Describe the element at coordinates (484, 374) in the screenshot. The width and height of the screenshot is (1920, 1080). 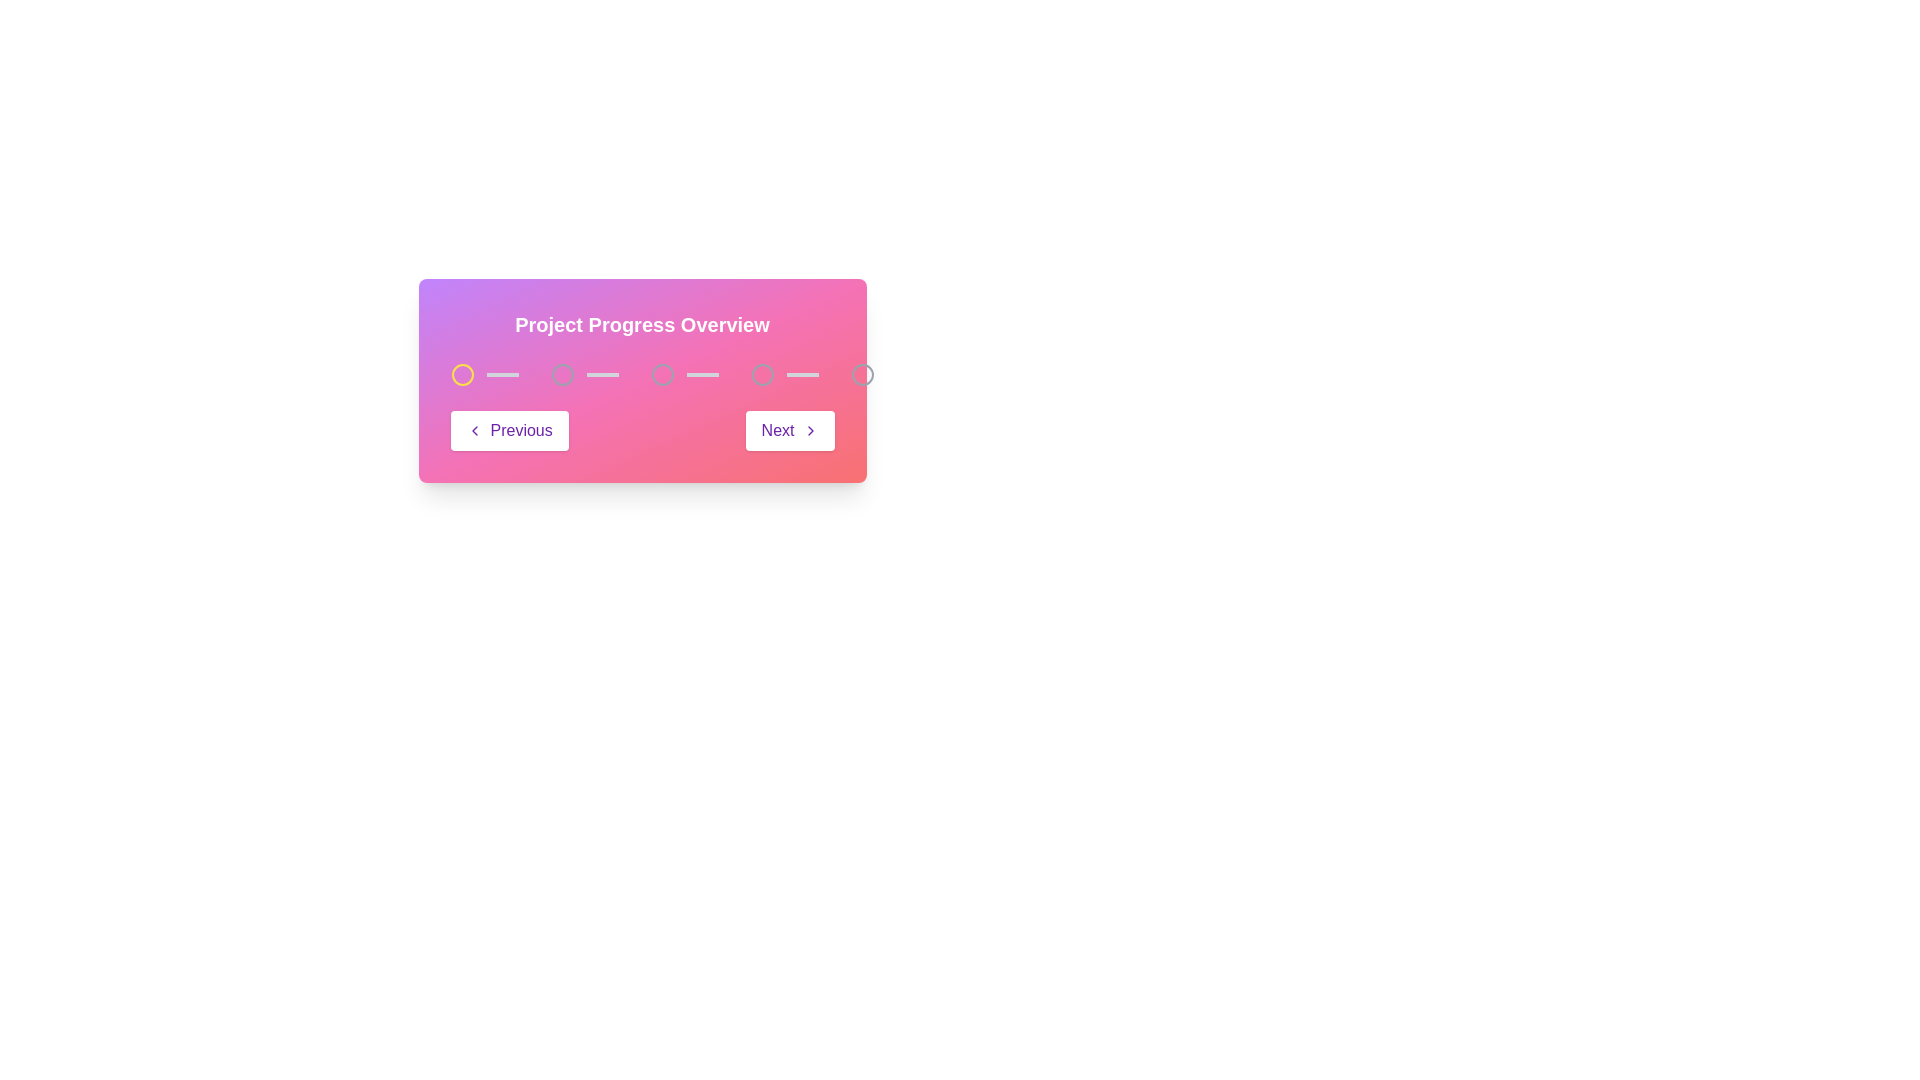
I see `the first circular progress step indicator with a yellow border and filled center, which is part of a horizontal step progression indicator` at that location.